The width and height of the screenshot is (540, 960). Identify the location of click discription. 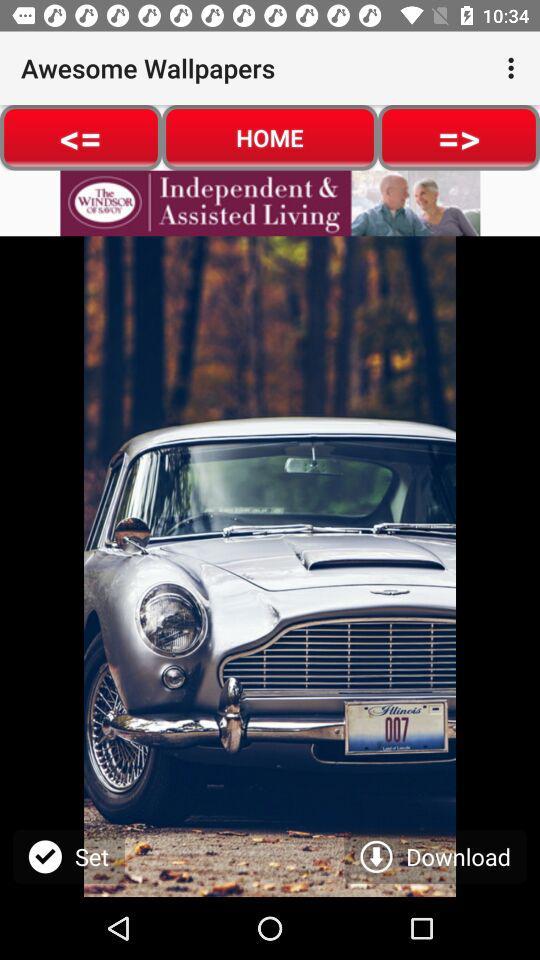
(270, 203).